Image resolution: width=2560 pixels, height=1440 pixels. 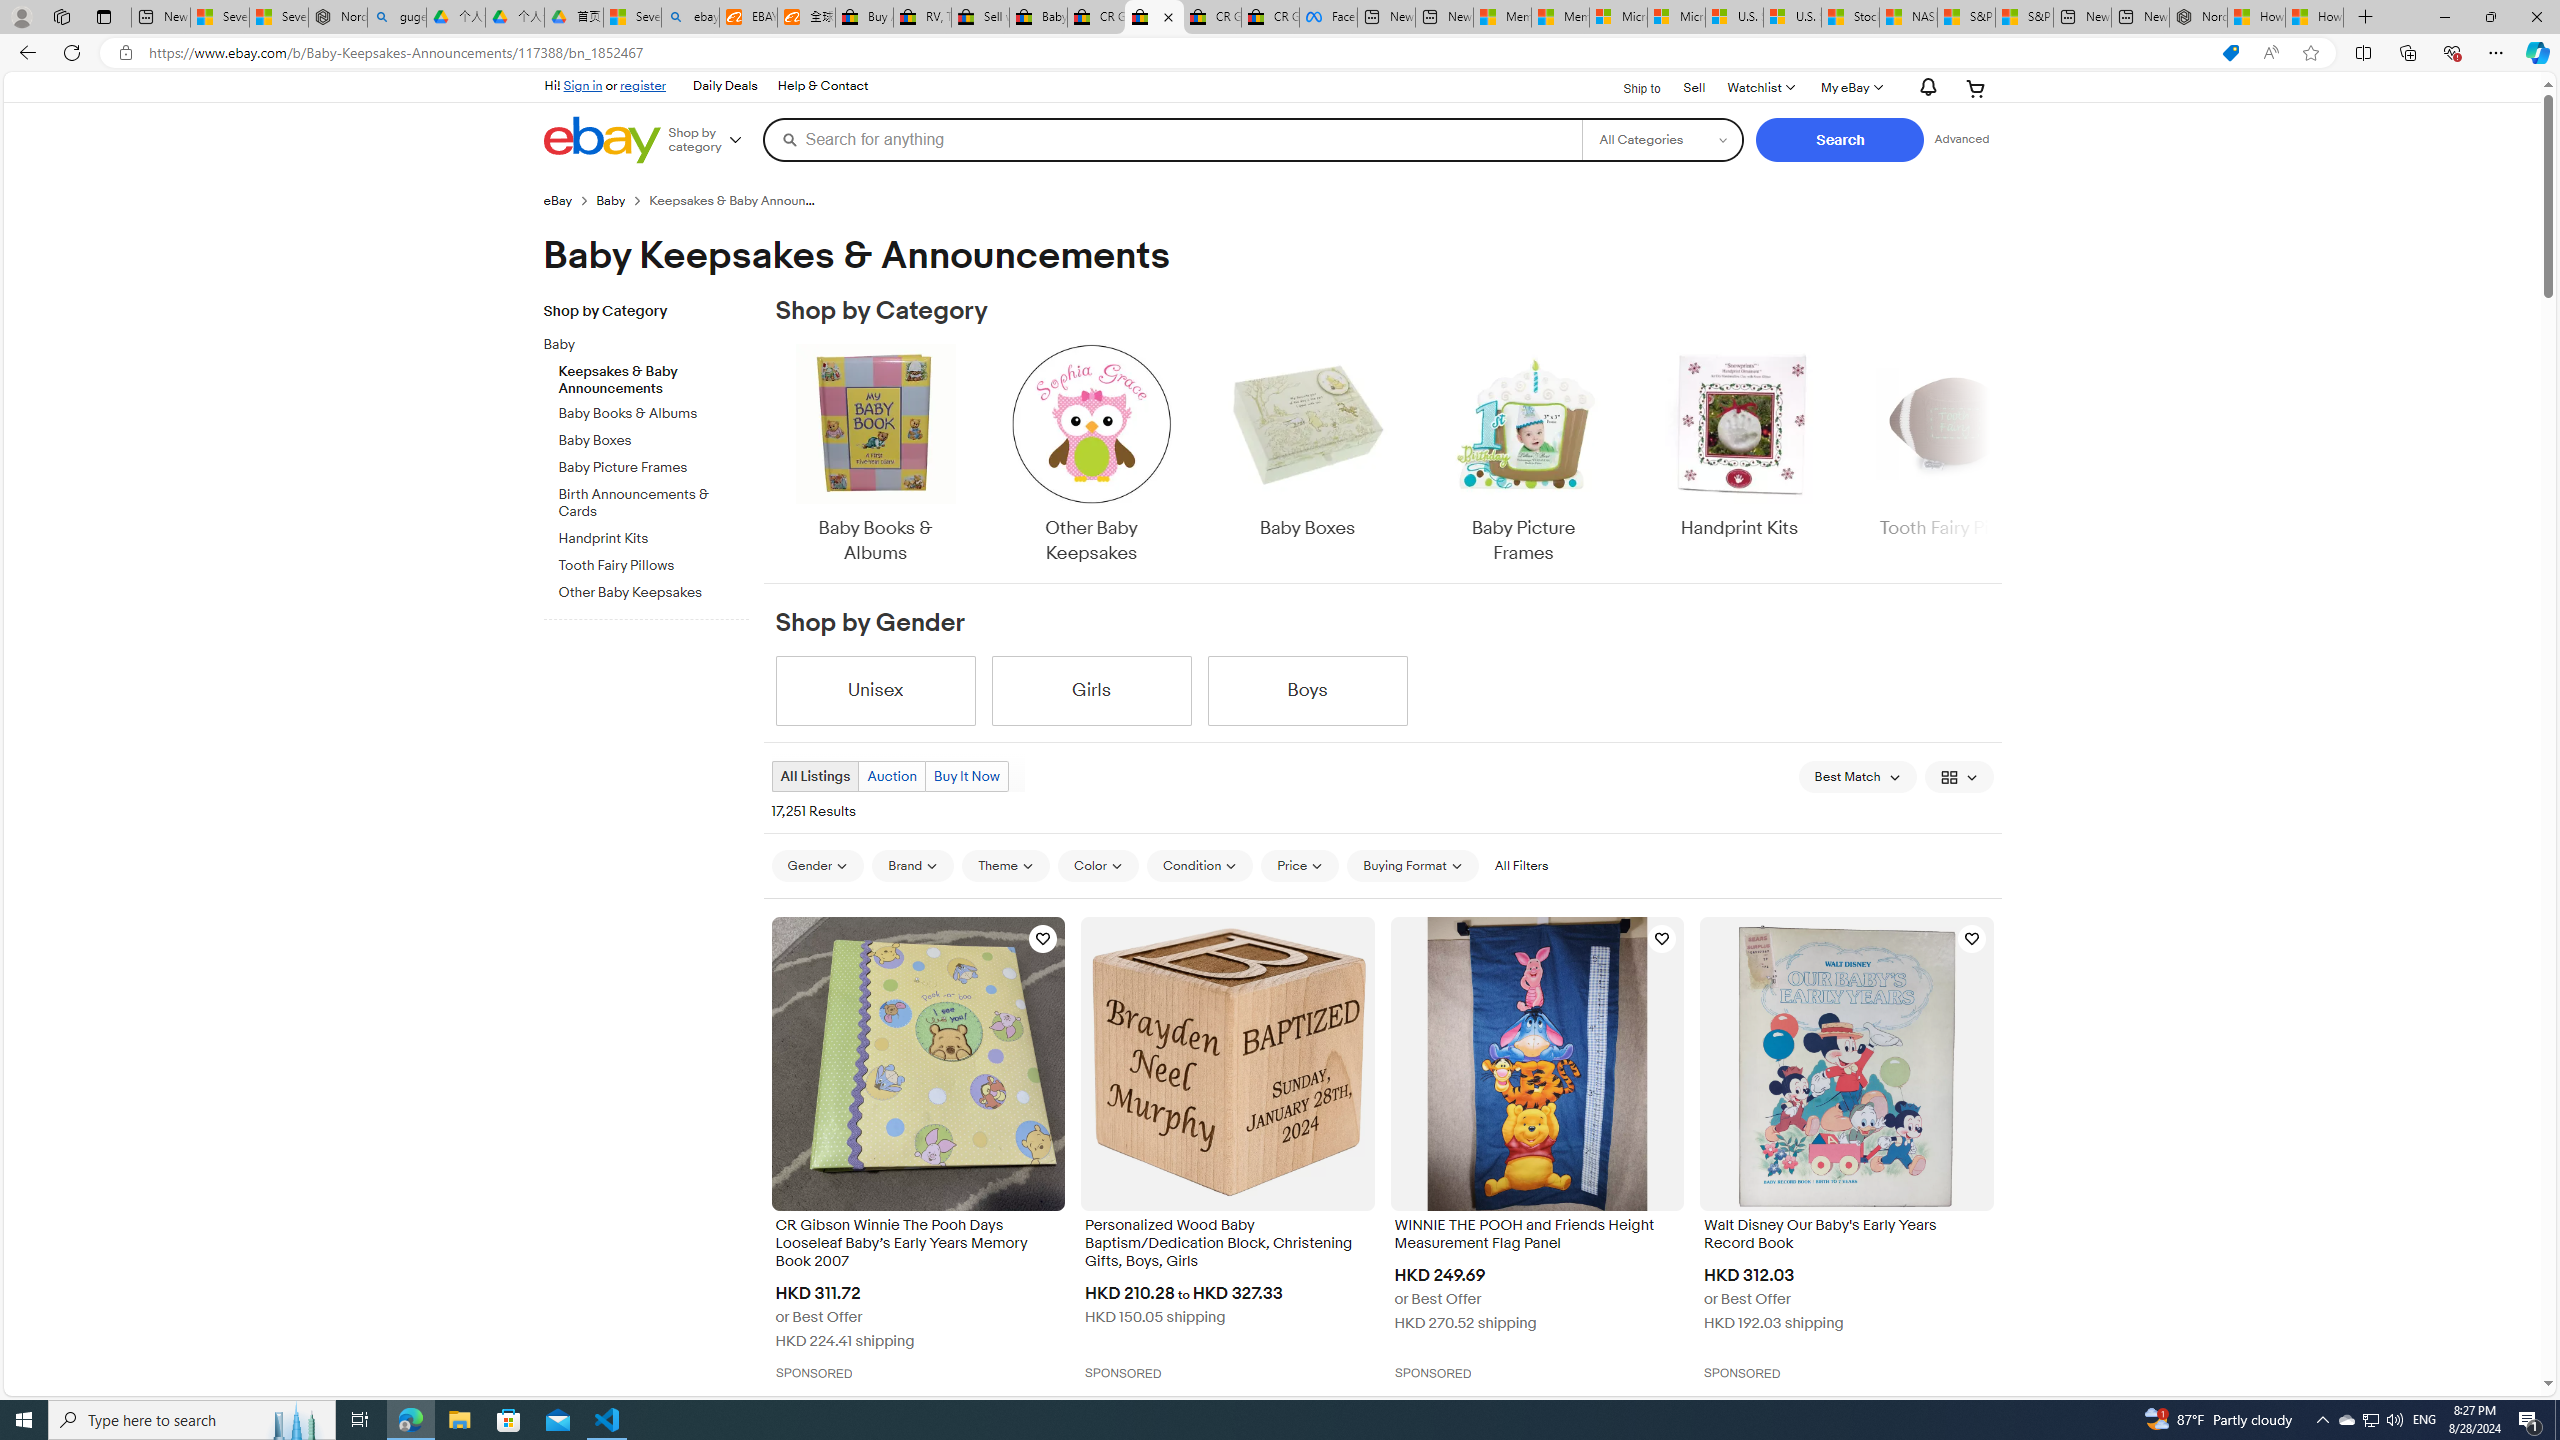 I want to click on 'Search for anything', so click(x=1171, y=138).